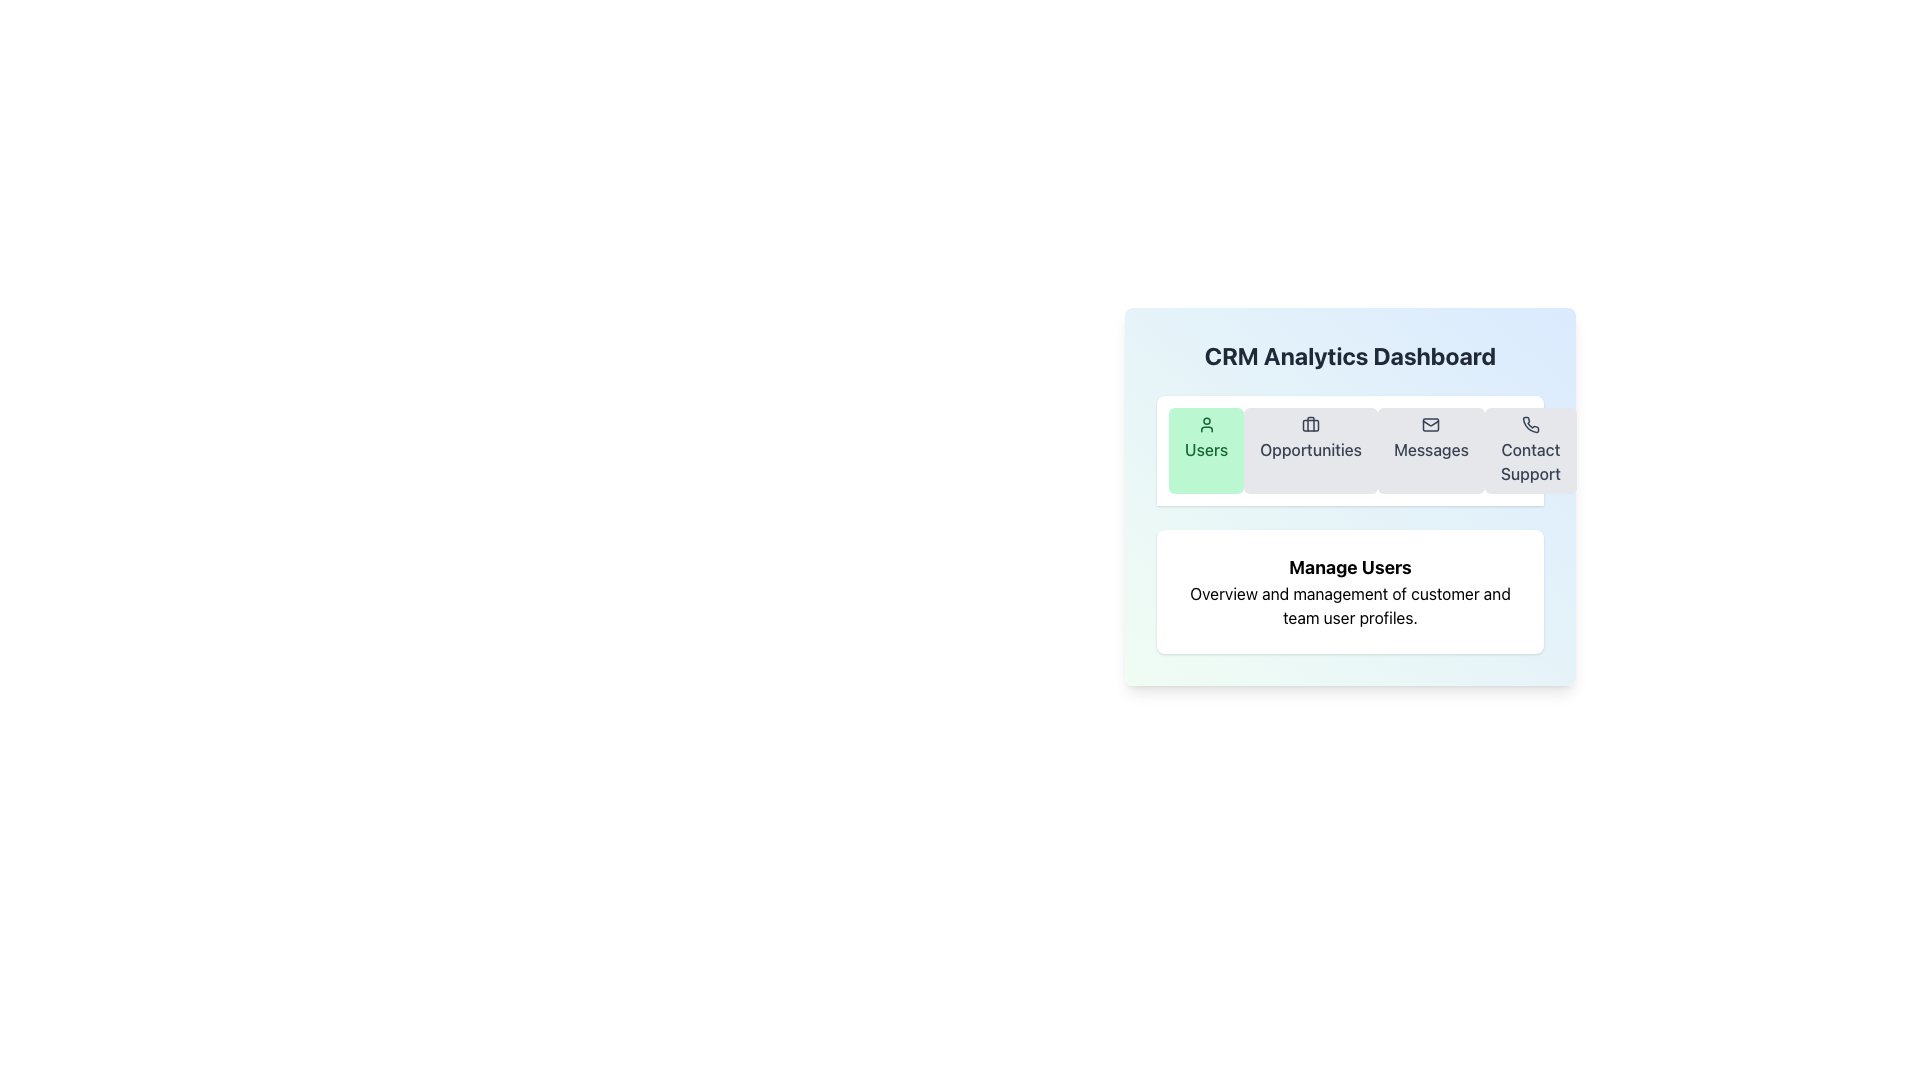 Image resolution: width=1920 pixels, height=1080 pixels. I want to click on the support contact icon located on the right side of the navigation bar, so click(1530, 423).